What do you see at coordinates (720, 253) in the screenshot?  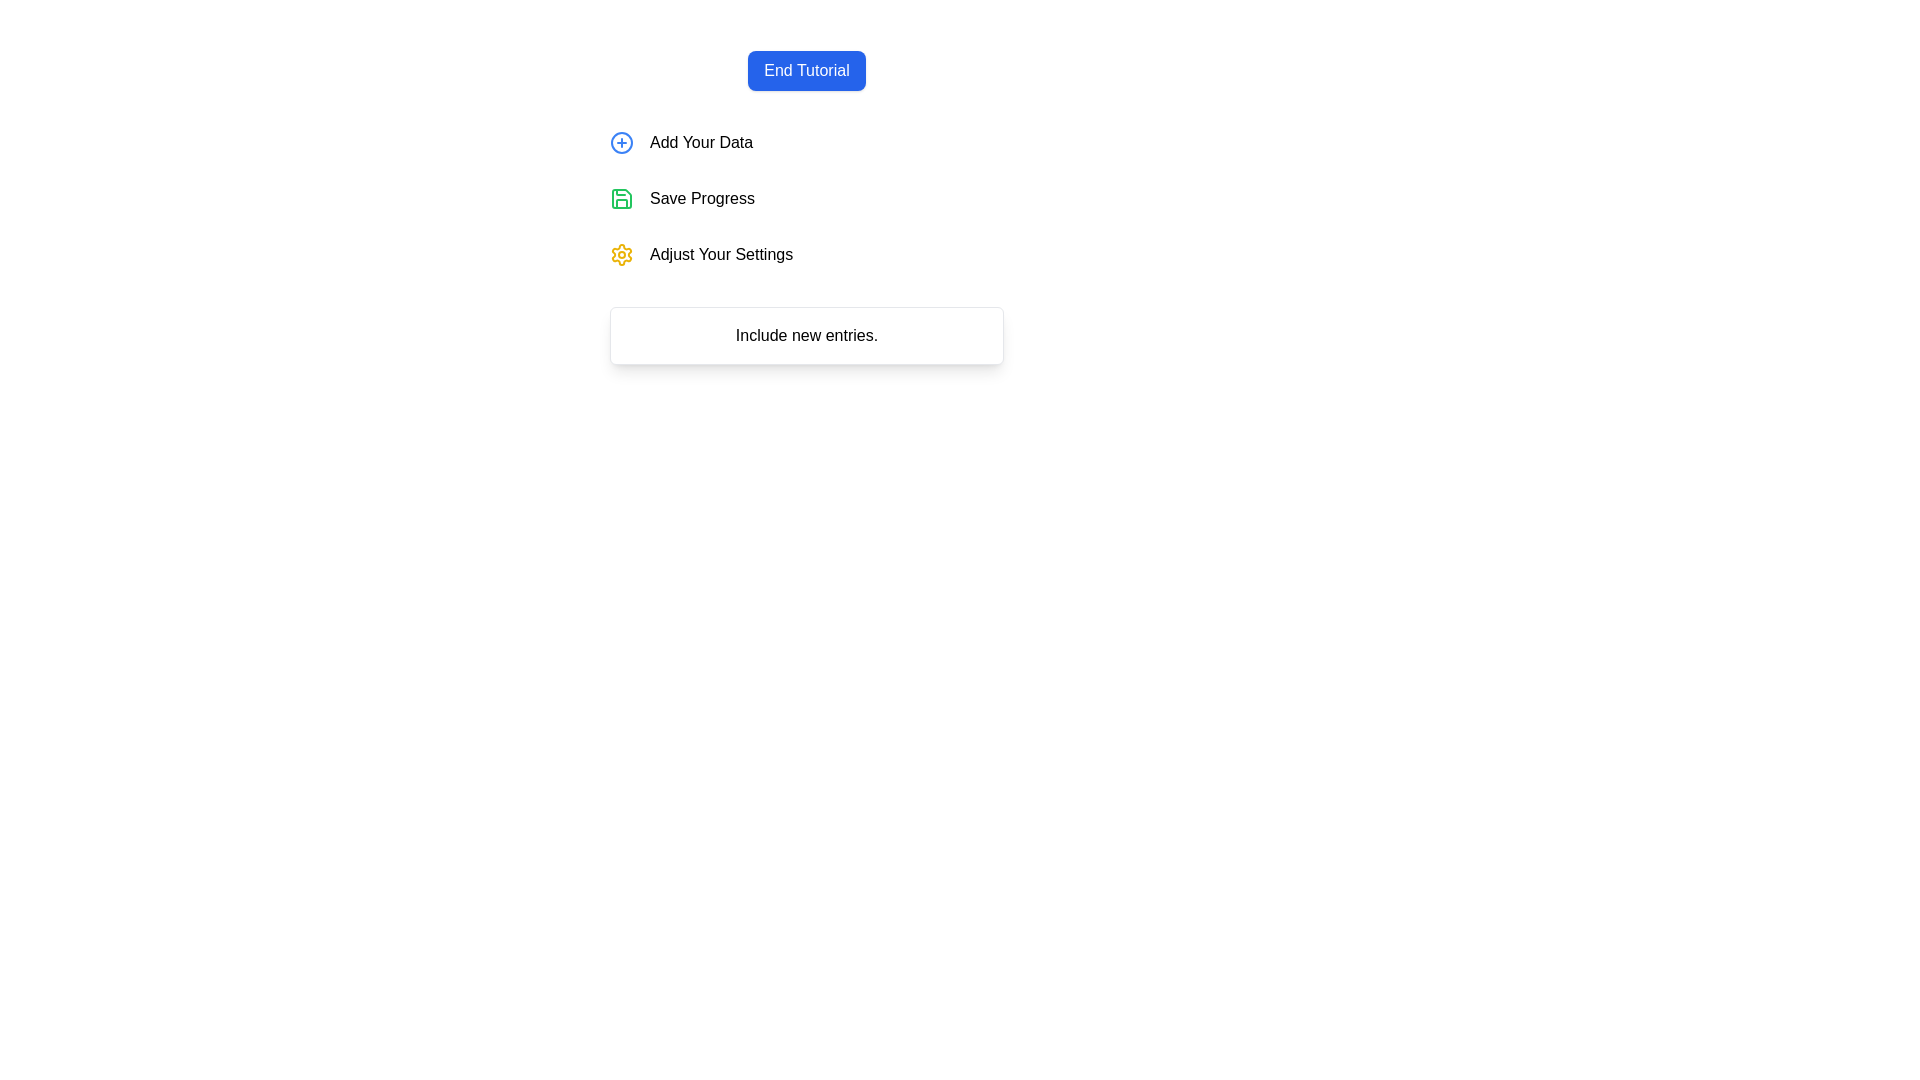 I see `the text label element that says 'Adjust Your Settings', positioned to the right of a yellow gear icon, located in the middle-left section of the interface` at bounding box center [720, 253].